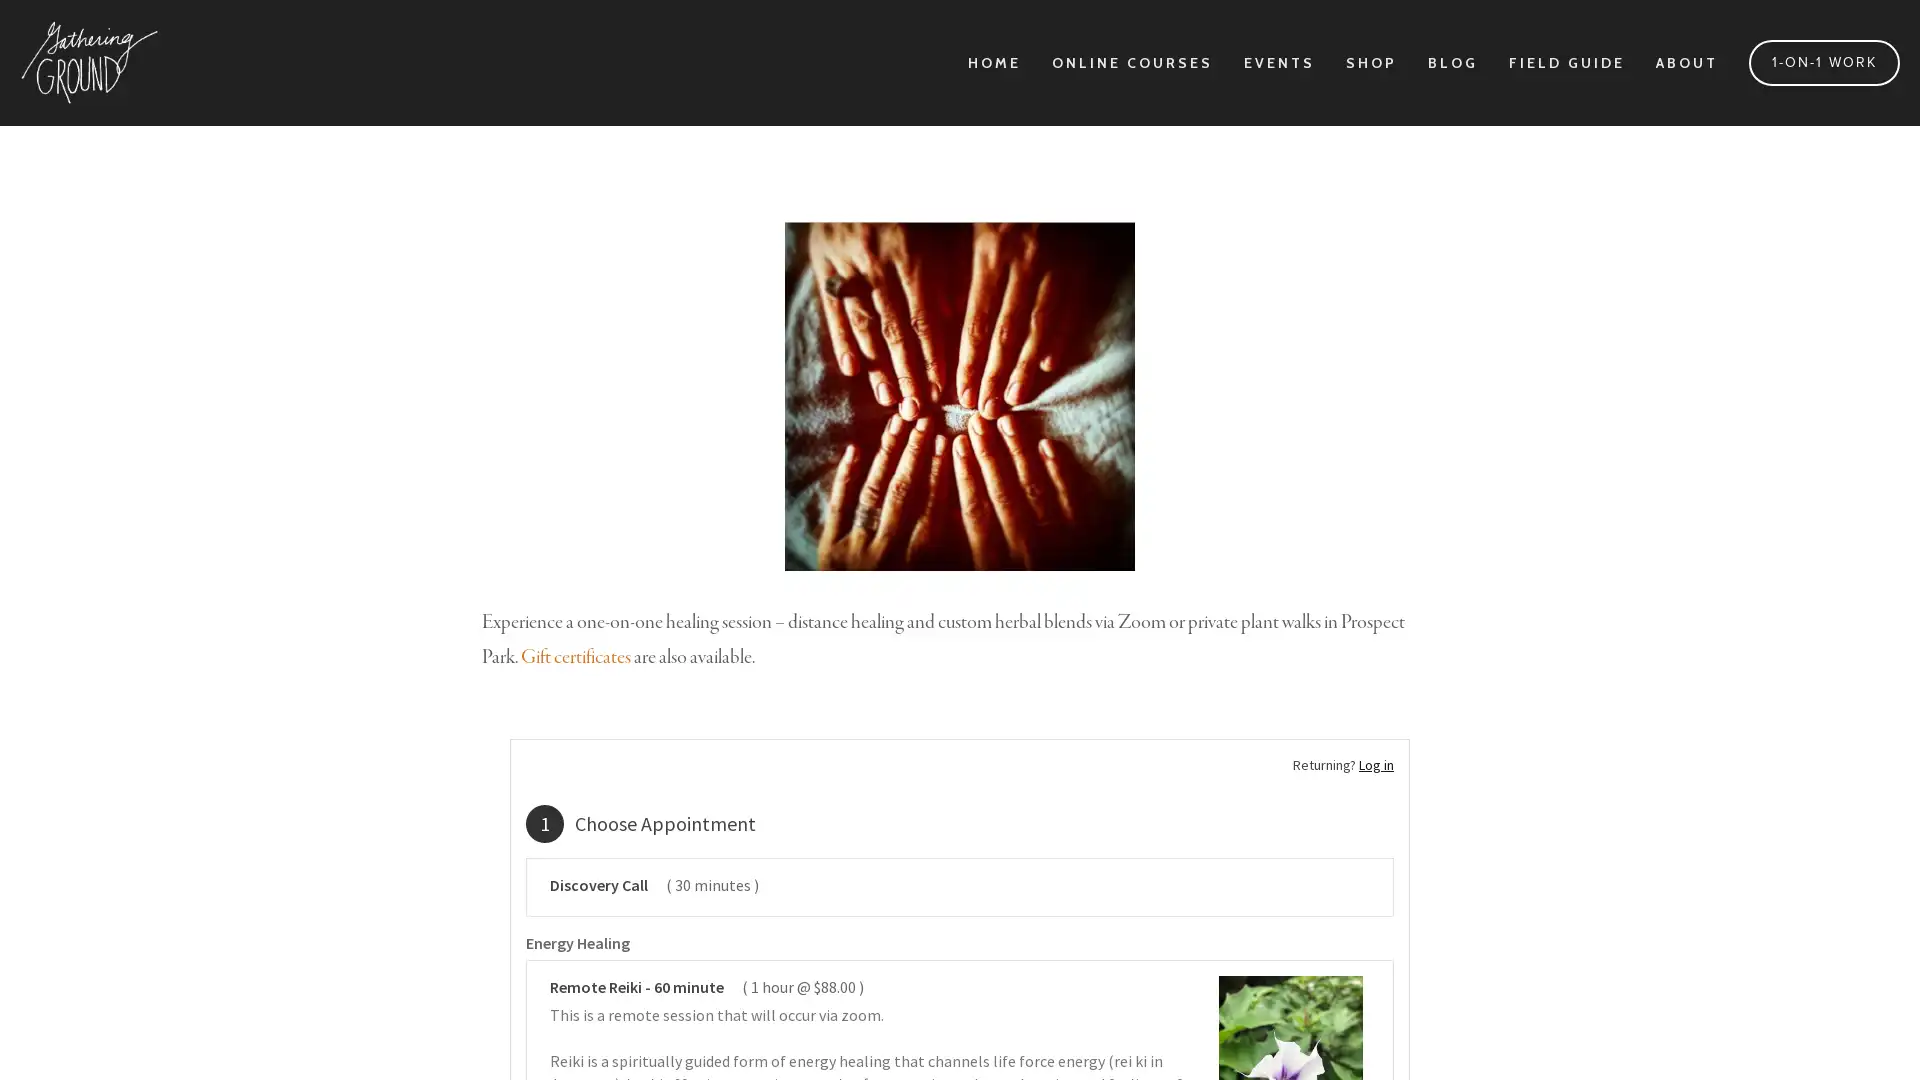 This screenshot has height=1080, width=1920. Describe the element at coordinates (1255, 108) in the screenshot. I see `Close` at that location.